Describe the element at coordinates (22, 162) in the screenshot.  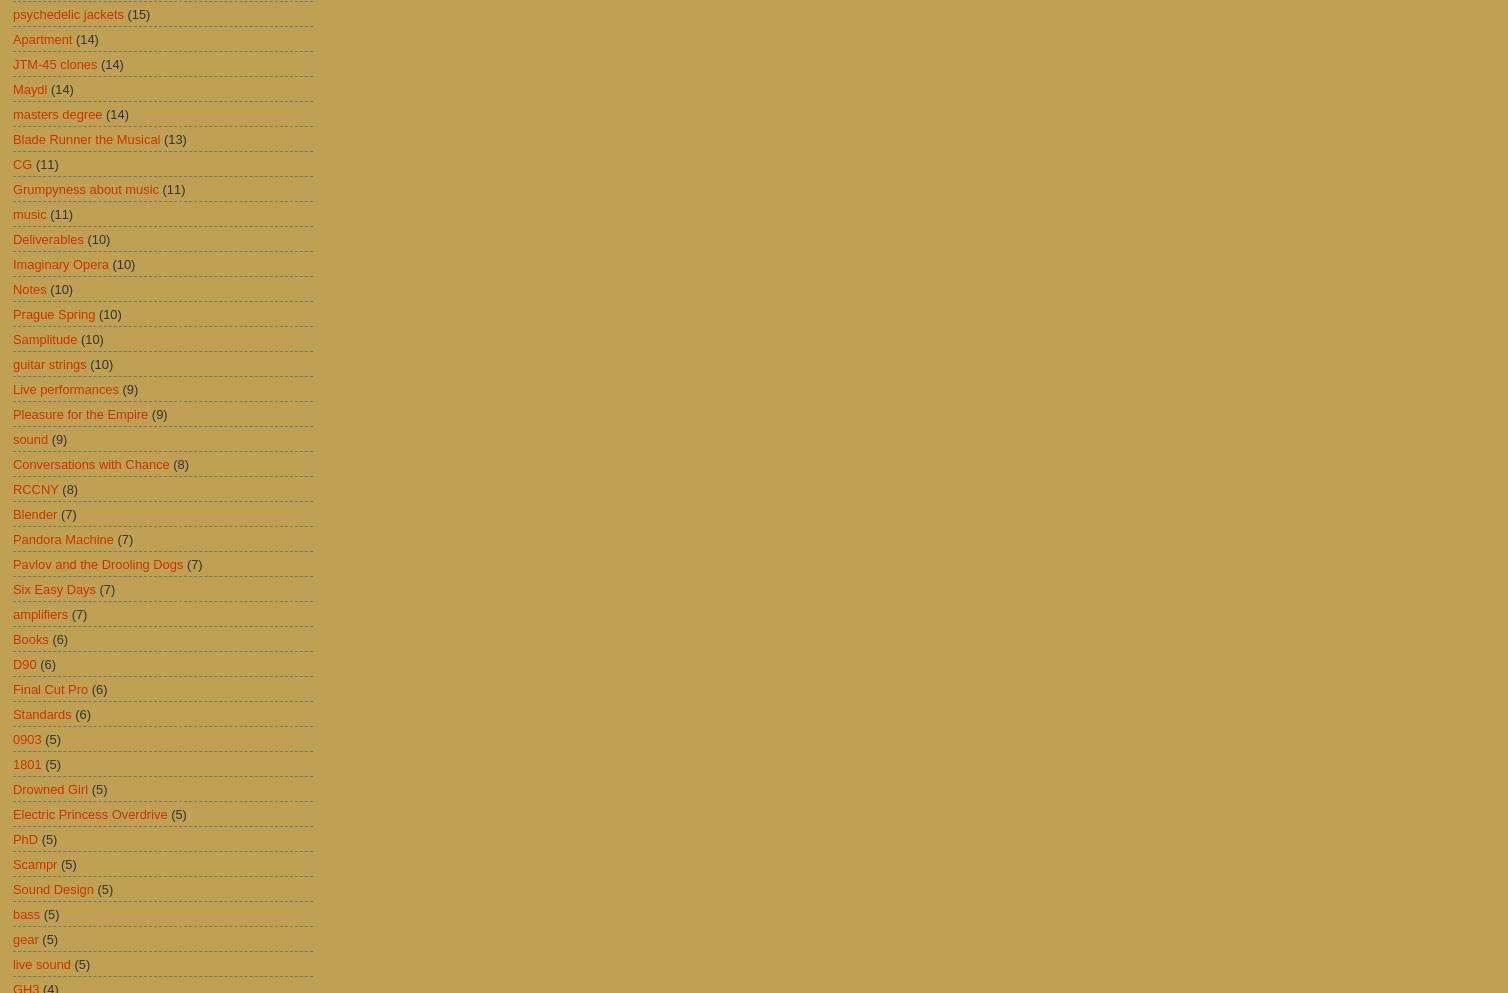
I see `'CG'` at that location.